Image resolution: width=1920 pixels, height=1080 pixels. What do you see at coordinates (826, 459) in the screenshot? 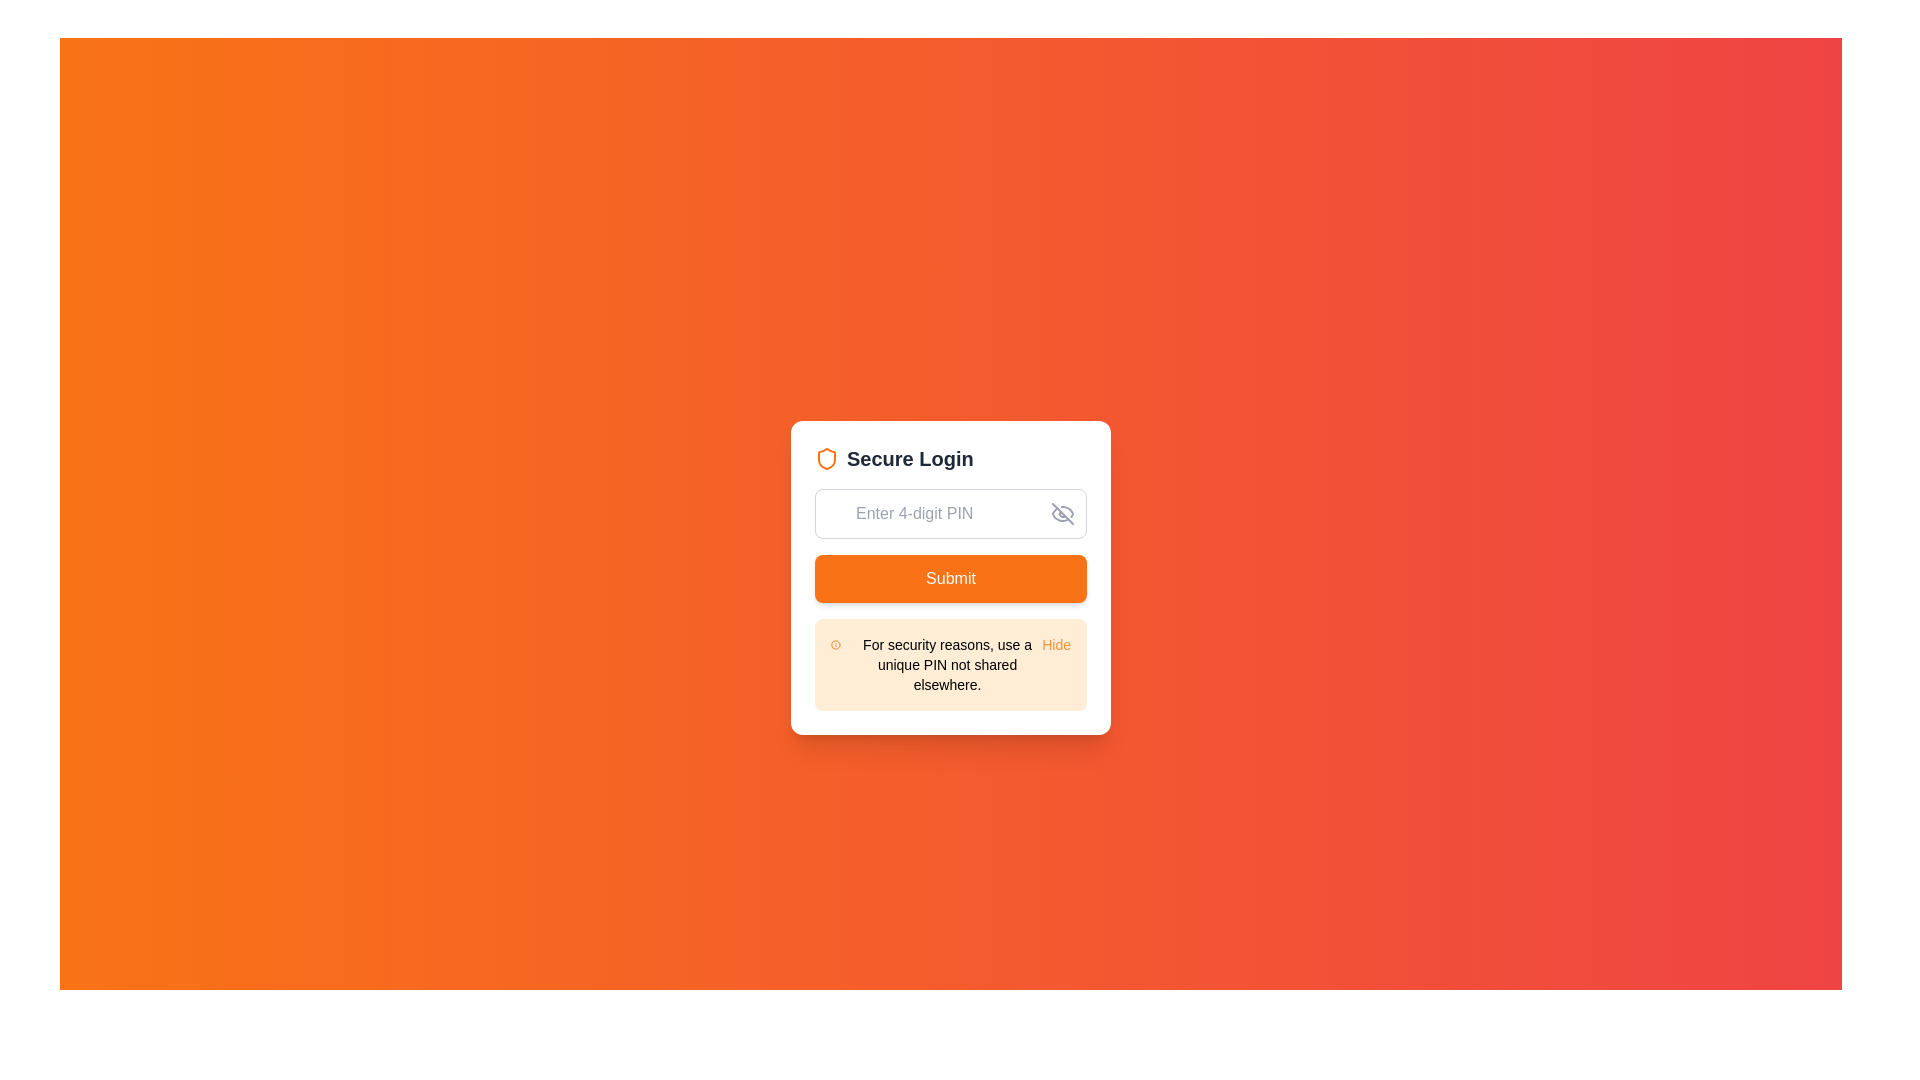
I see `the orange shield icon with a white background located at the top-left corner of the main form, next to the 'Secure Login' title text` at bounding box center [826, 459].